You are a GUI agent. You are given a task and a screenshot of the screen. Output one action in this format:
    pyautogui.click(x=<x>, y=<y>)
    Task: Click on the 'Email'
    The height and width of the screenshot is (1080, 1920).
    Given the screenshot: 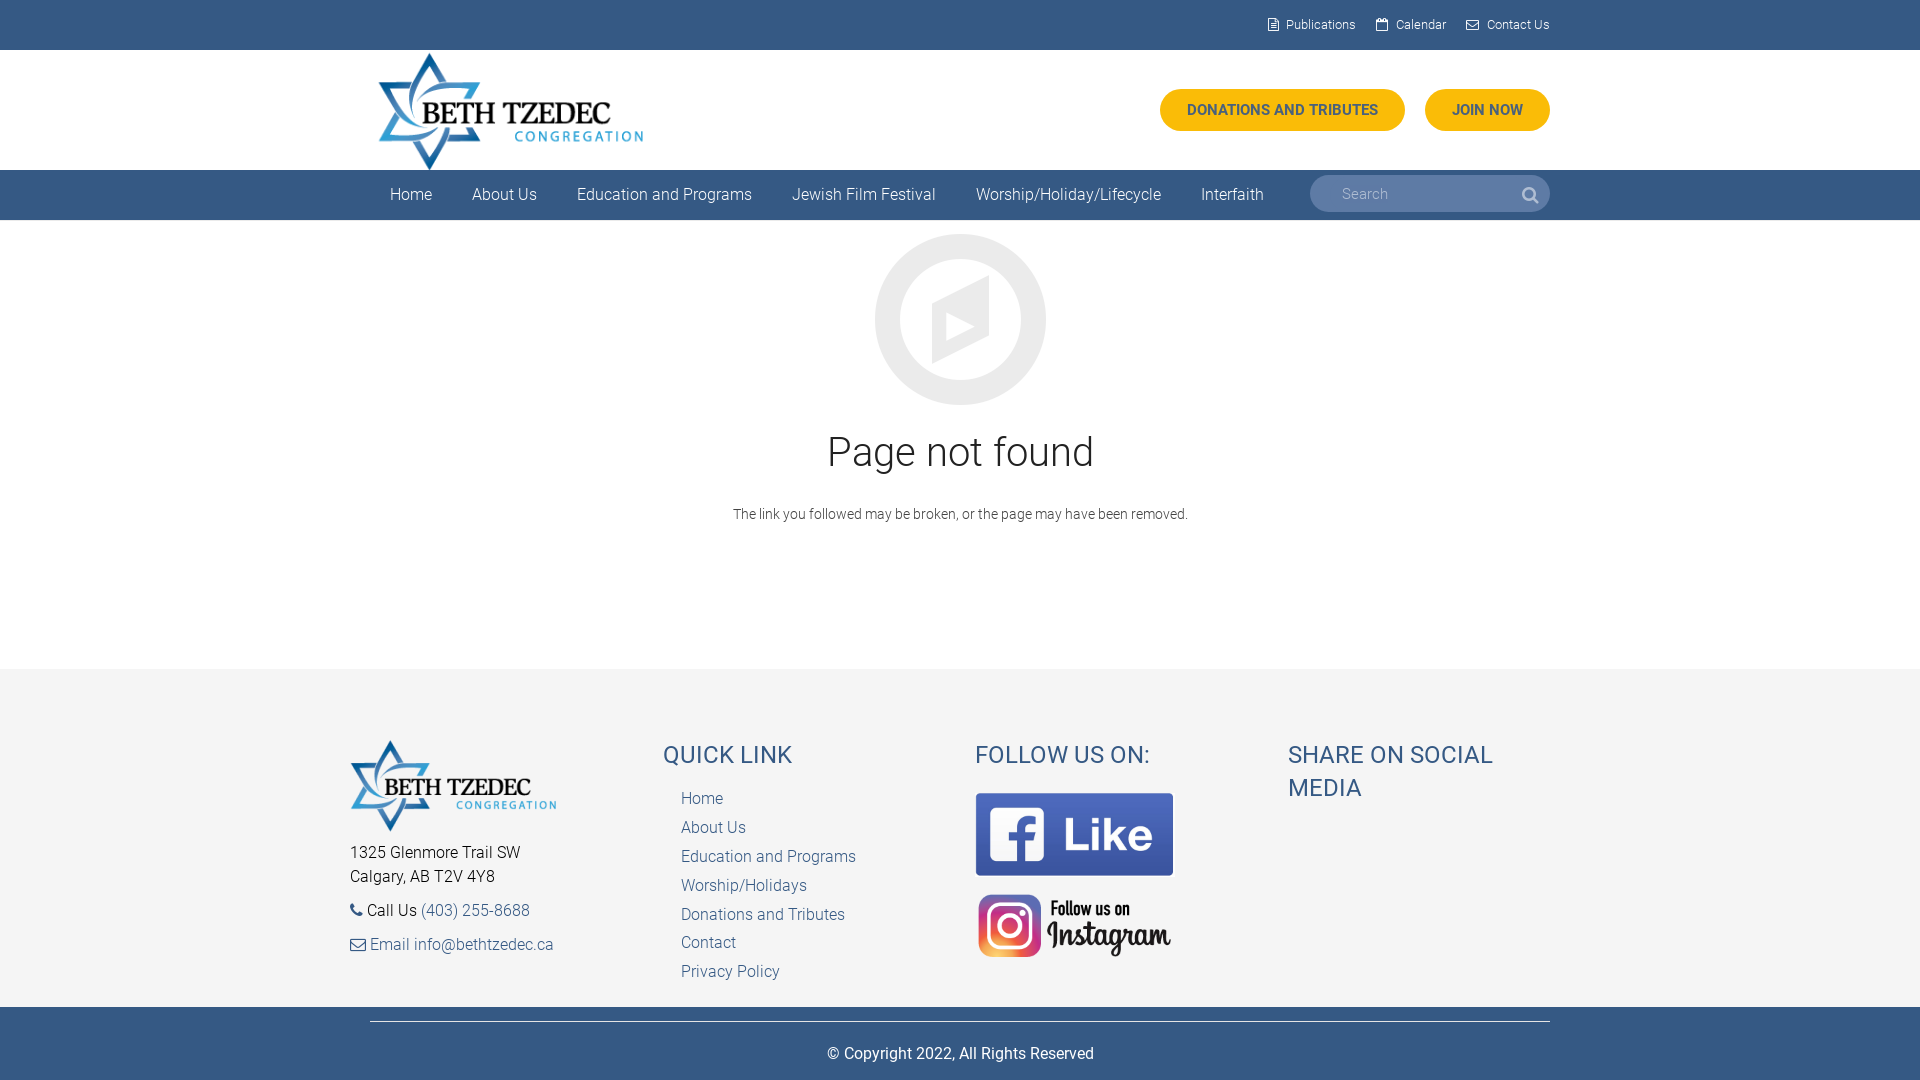 What is the action you would take?
    pyautogui.click(x=350, y=944)
    